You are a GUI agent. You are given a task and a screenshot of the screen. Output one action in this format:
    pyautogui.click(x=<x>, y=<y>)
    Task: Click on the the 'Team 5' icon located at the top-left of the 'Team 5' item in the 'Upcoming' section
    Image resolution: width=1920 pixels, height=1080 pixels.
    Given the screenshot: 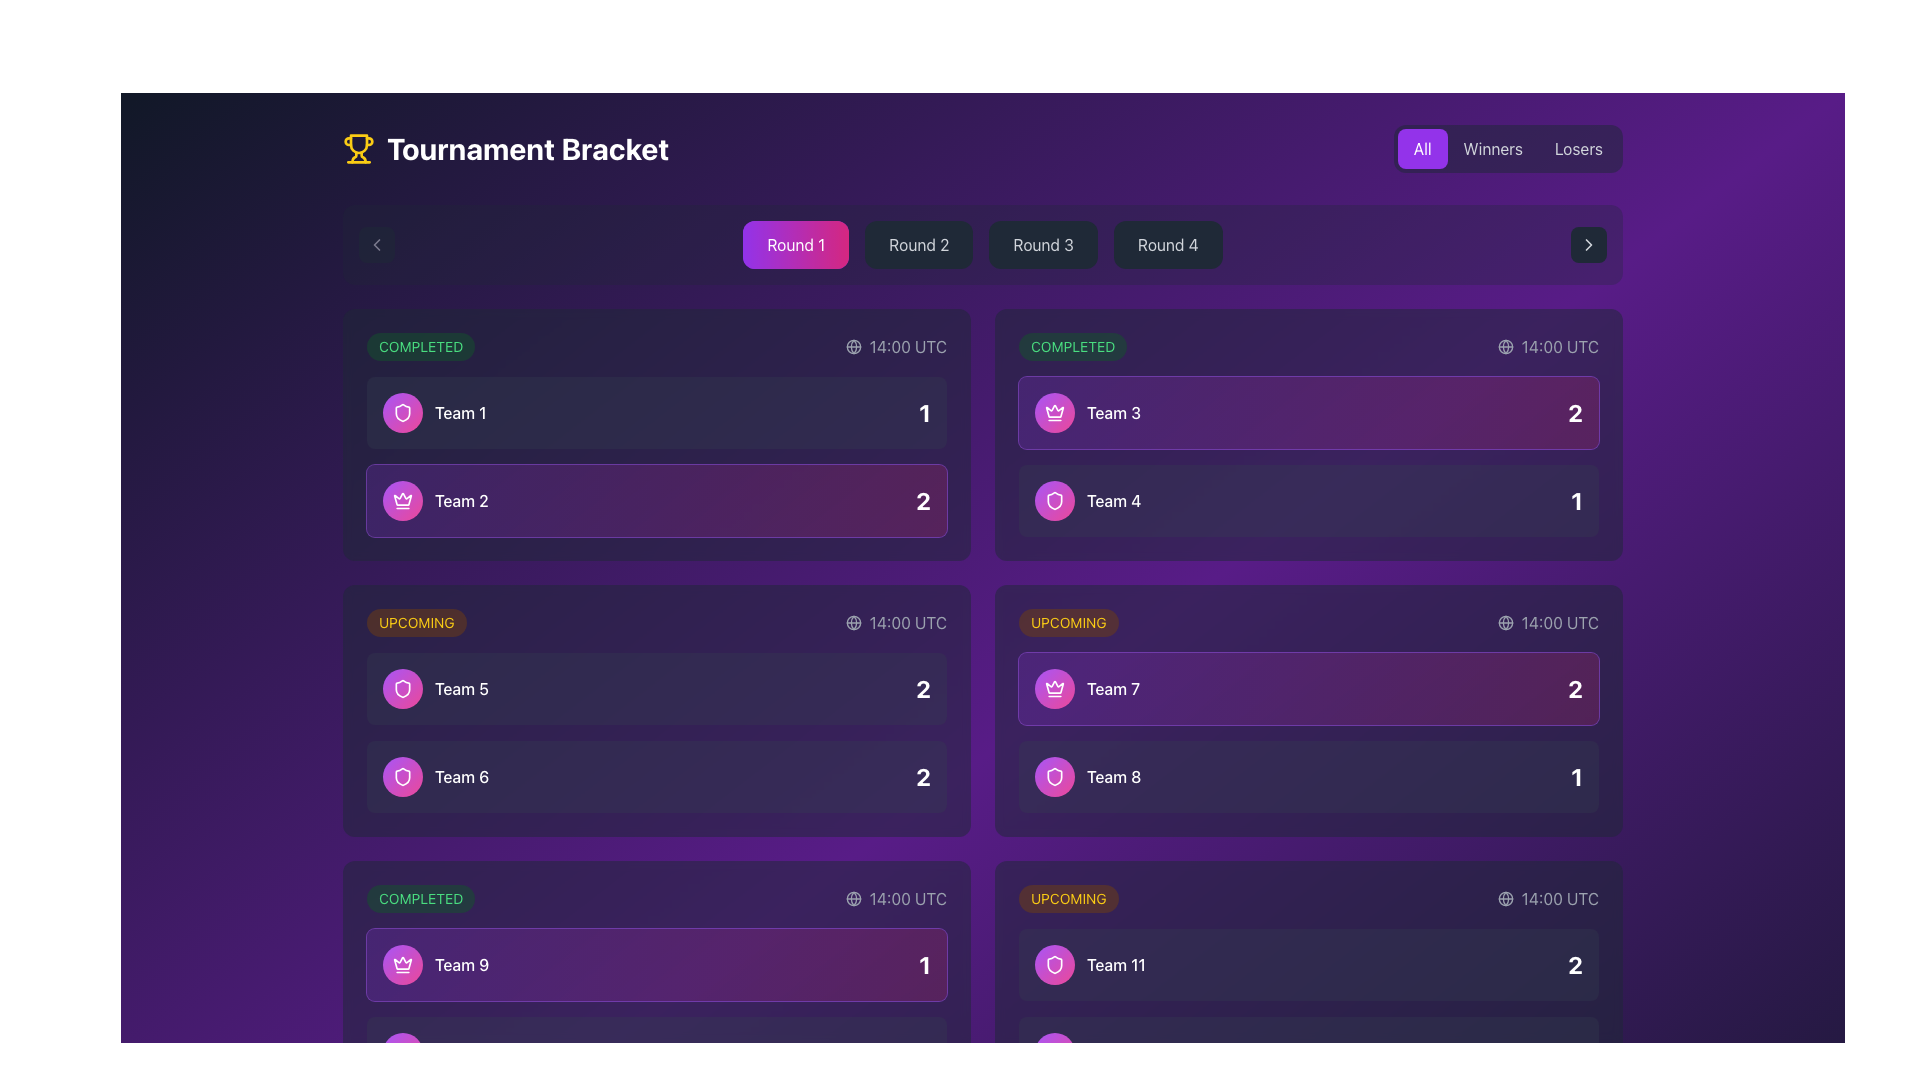 What is the action you would take?
    pyautogui.click(x=402, y=411)
    